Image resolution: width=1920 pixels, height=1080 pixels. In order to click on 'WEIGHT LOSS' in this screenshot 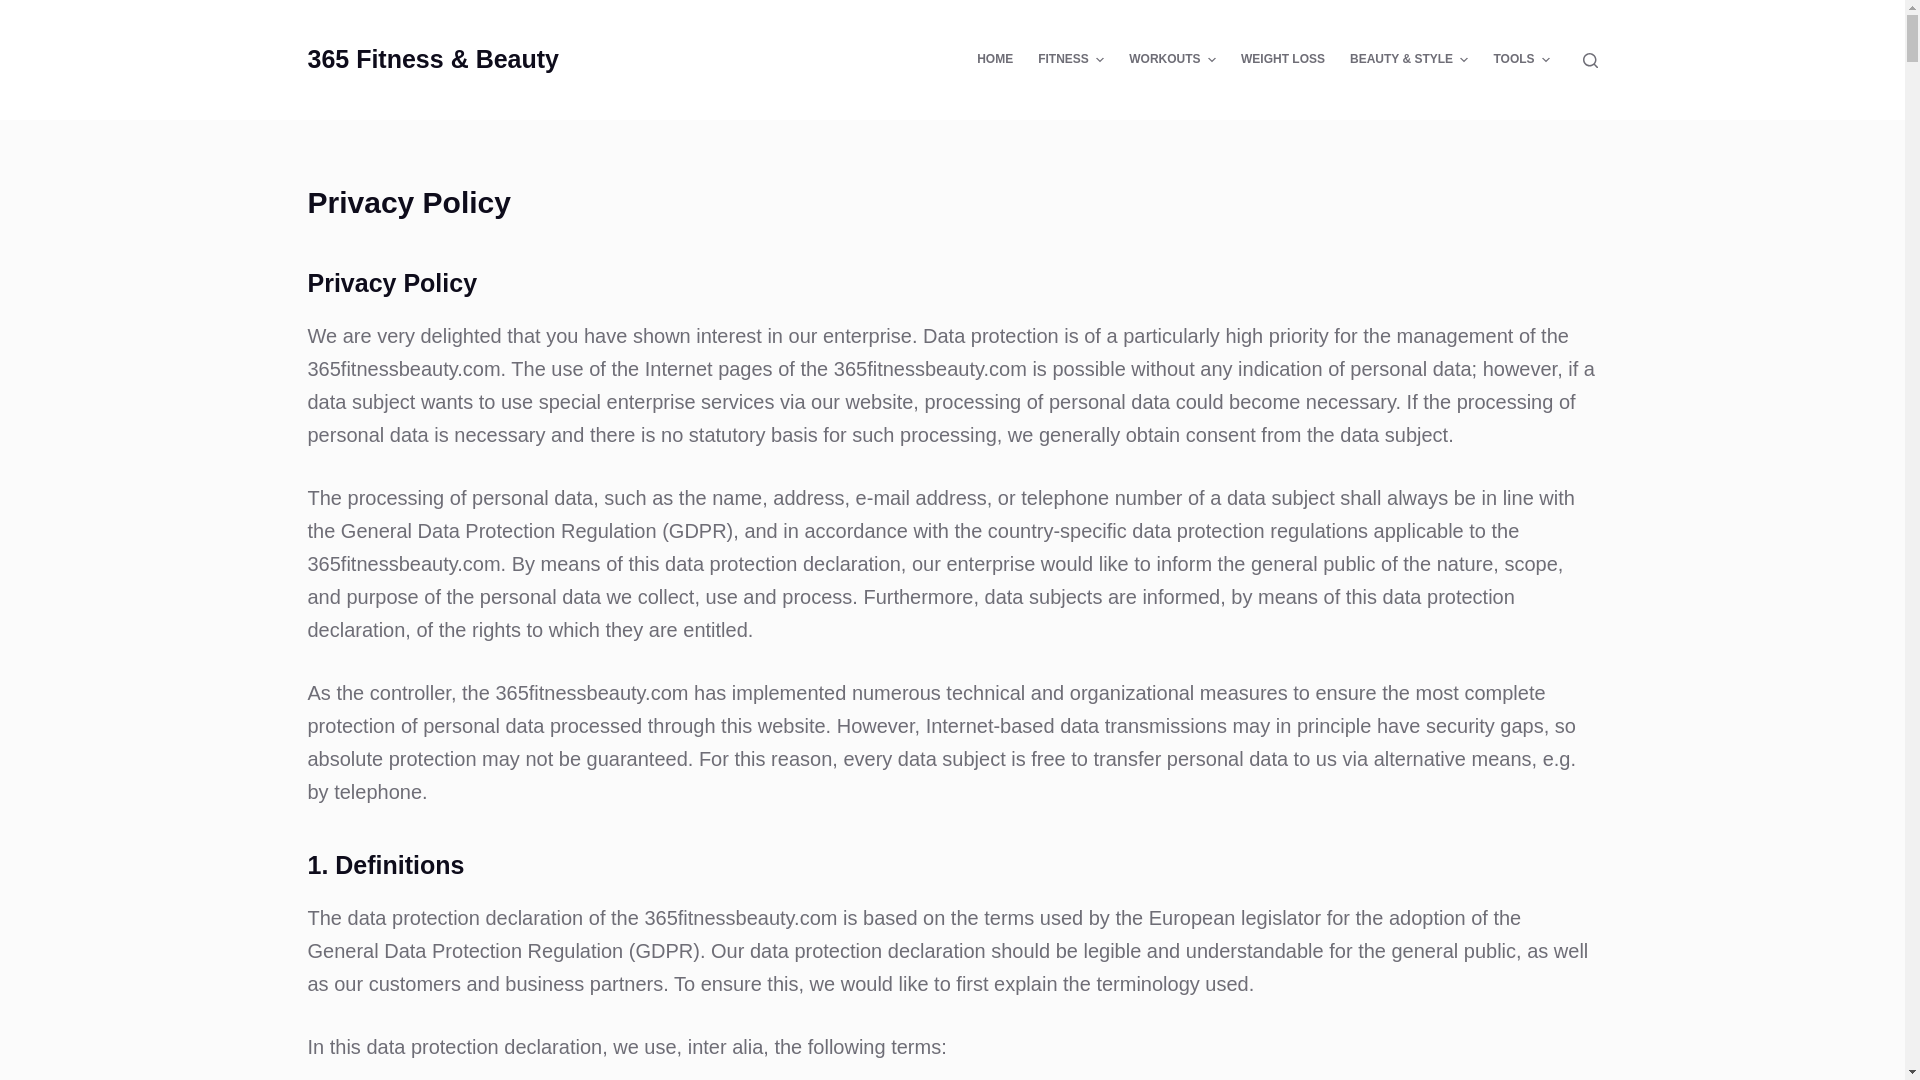, I will do `click(1282, 59)`.